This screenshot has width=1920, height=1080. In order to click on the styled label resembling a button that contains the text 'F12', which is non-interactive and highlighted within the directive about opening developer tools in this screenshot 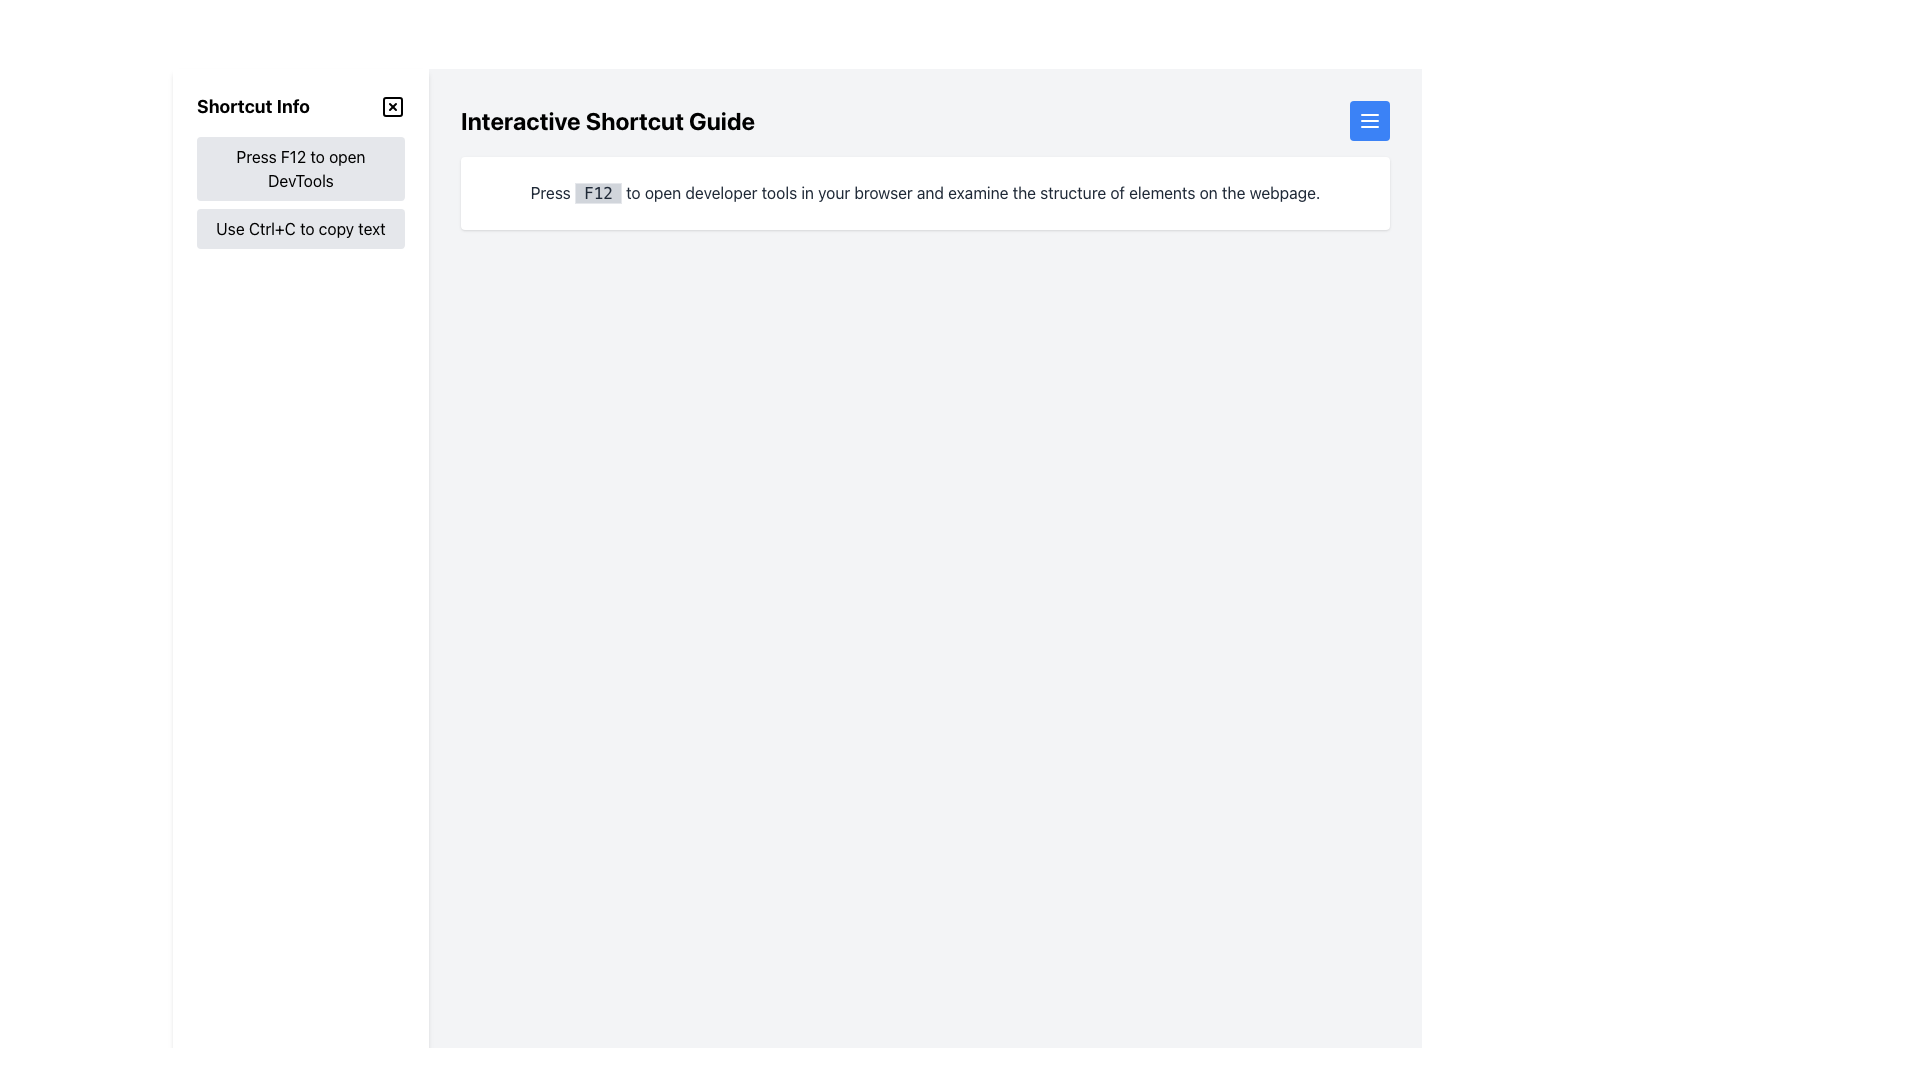, I will do `click(597, 193)`.